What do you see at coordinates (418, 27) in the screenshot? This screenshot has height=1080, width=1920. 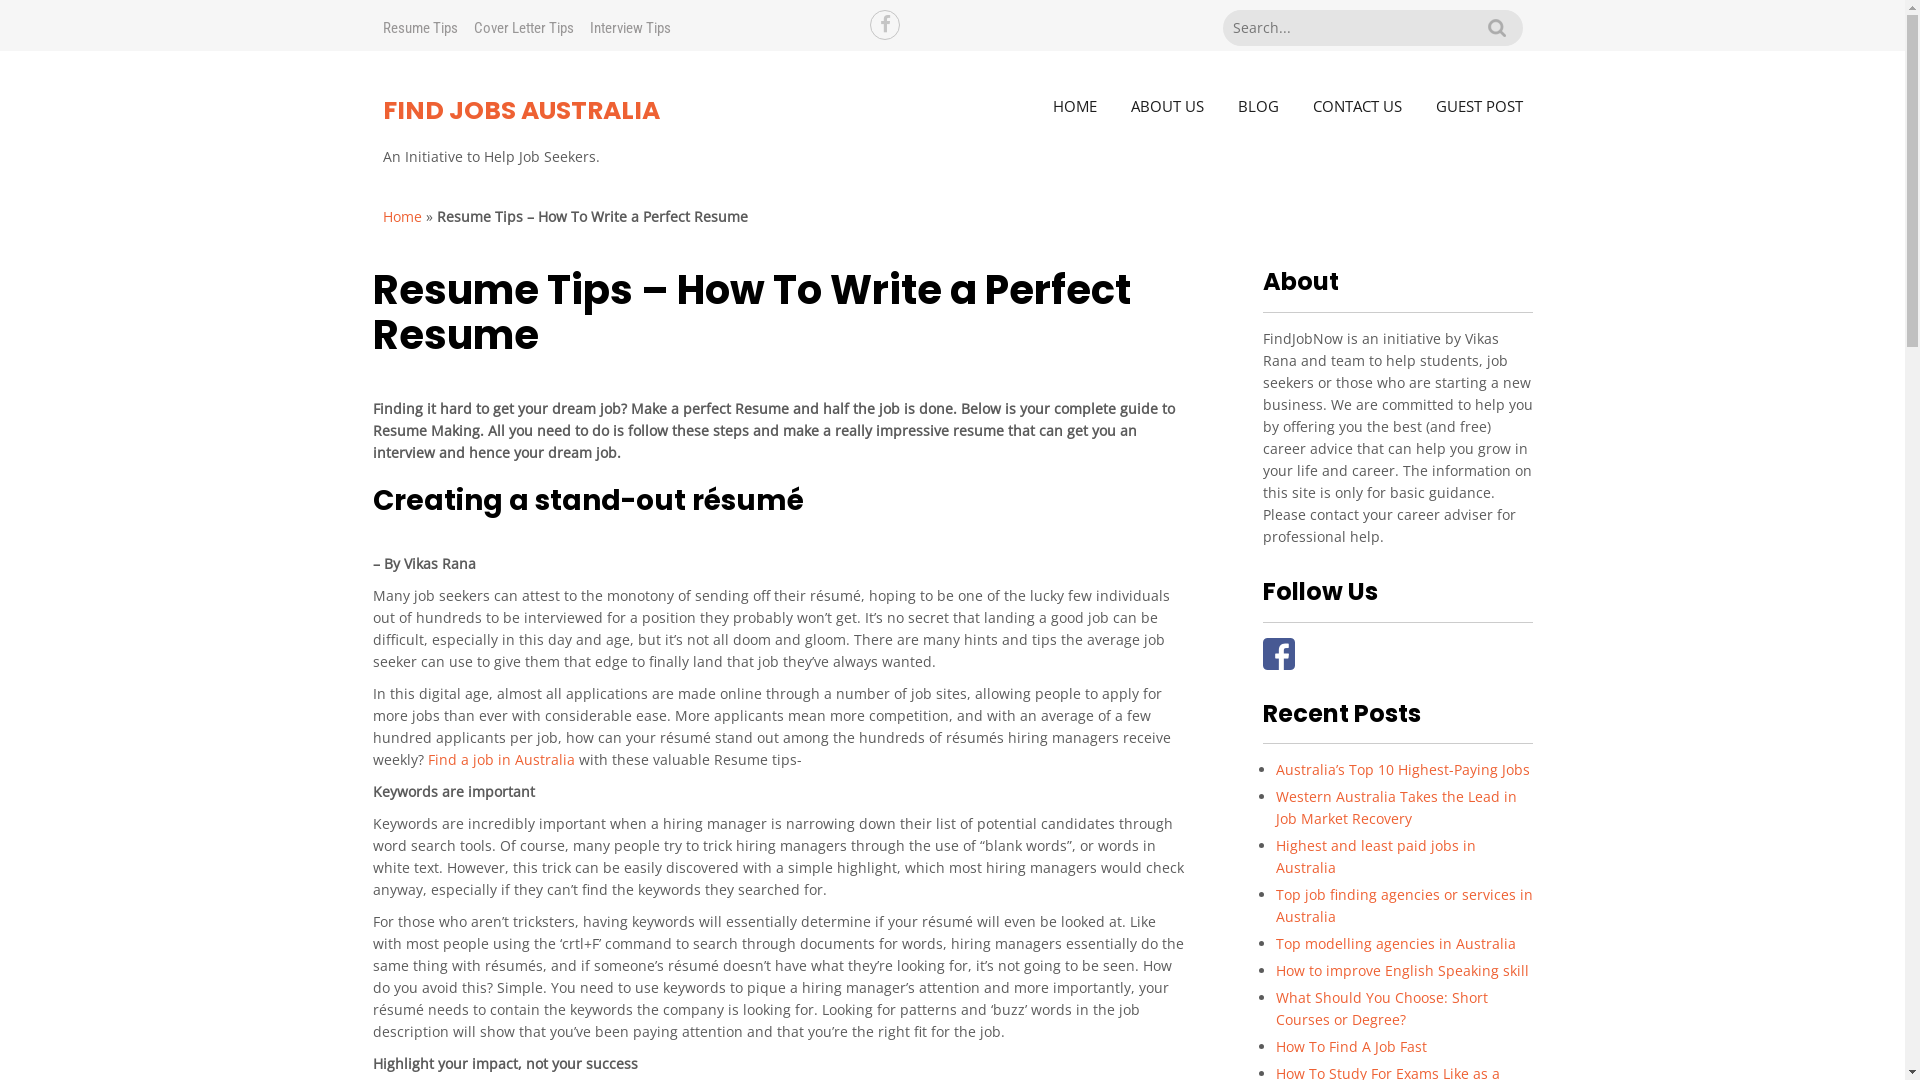 I see `'Resume Tips'` at bounding box center [418, 27].